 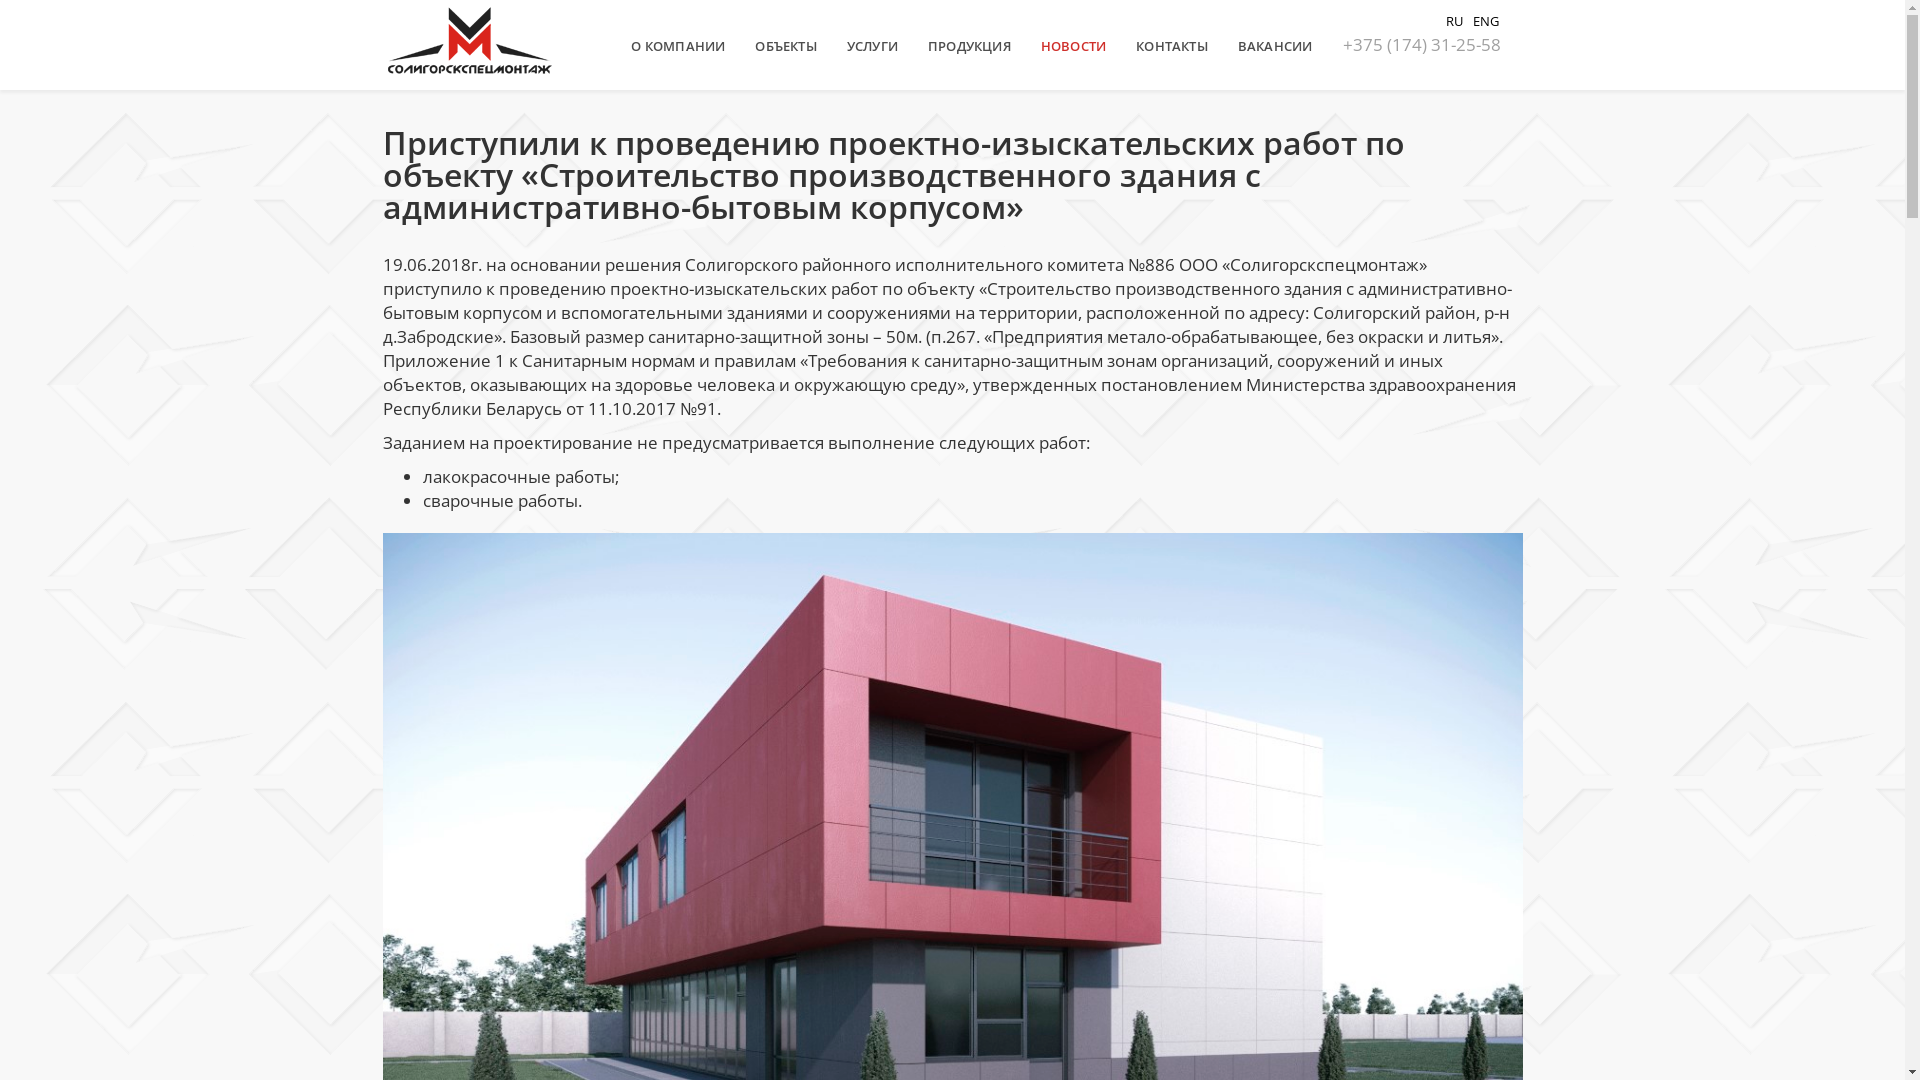 What do you see at coordinates (1419, 44) in the screenshot?
I see `'+375 (174) 31-25-58'` at bounding box center [1419, 44].